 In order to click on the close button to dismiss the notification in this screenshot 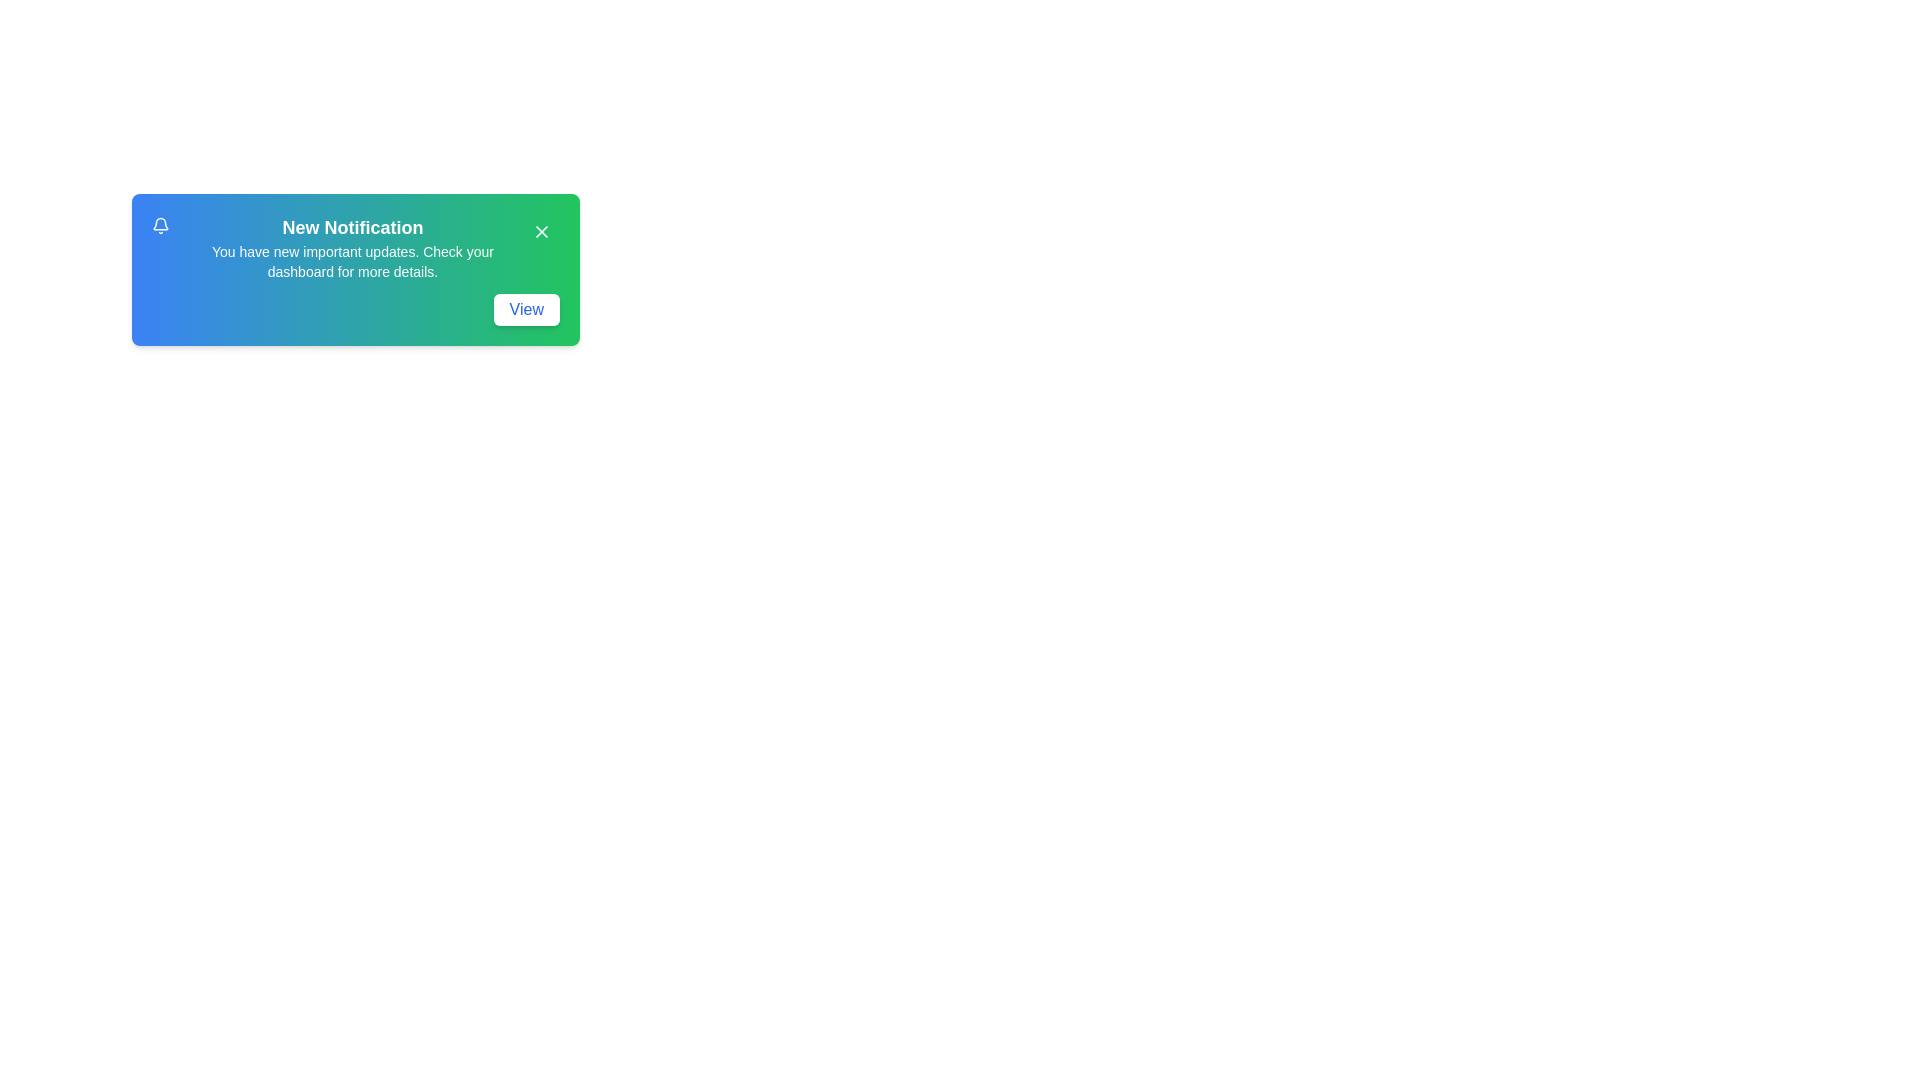, I will do `click(542, 230)`.